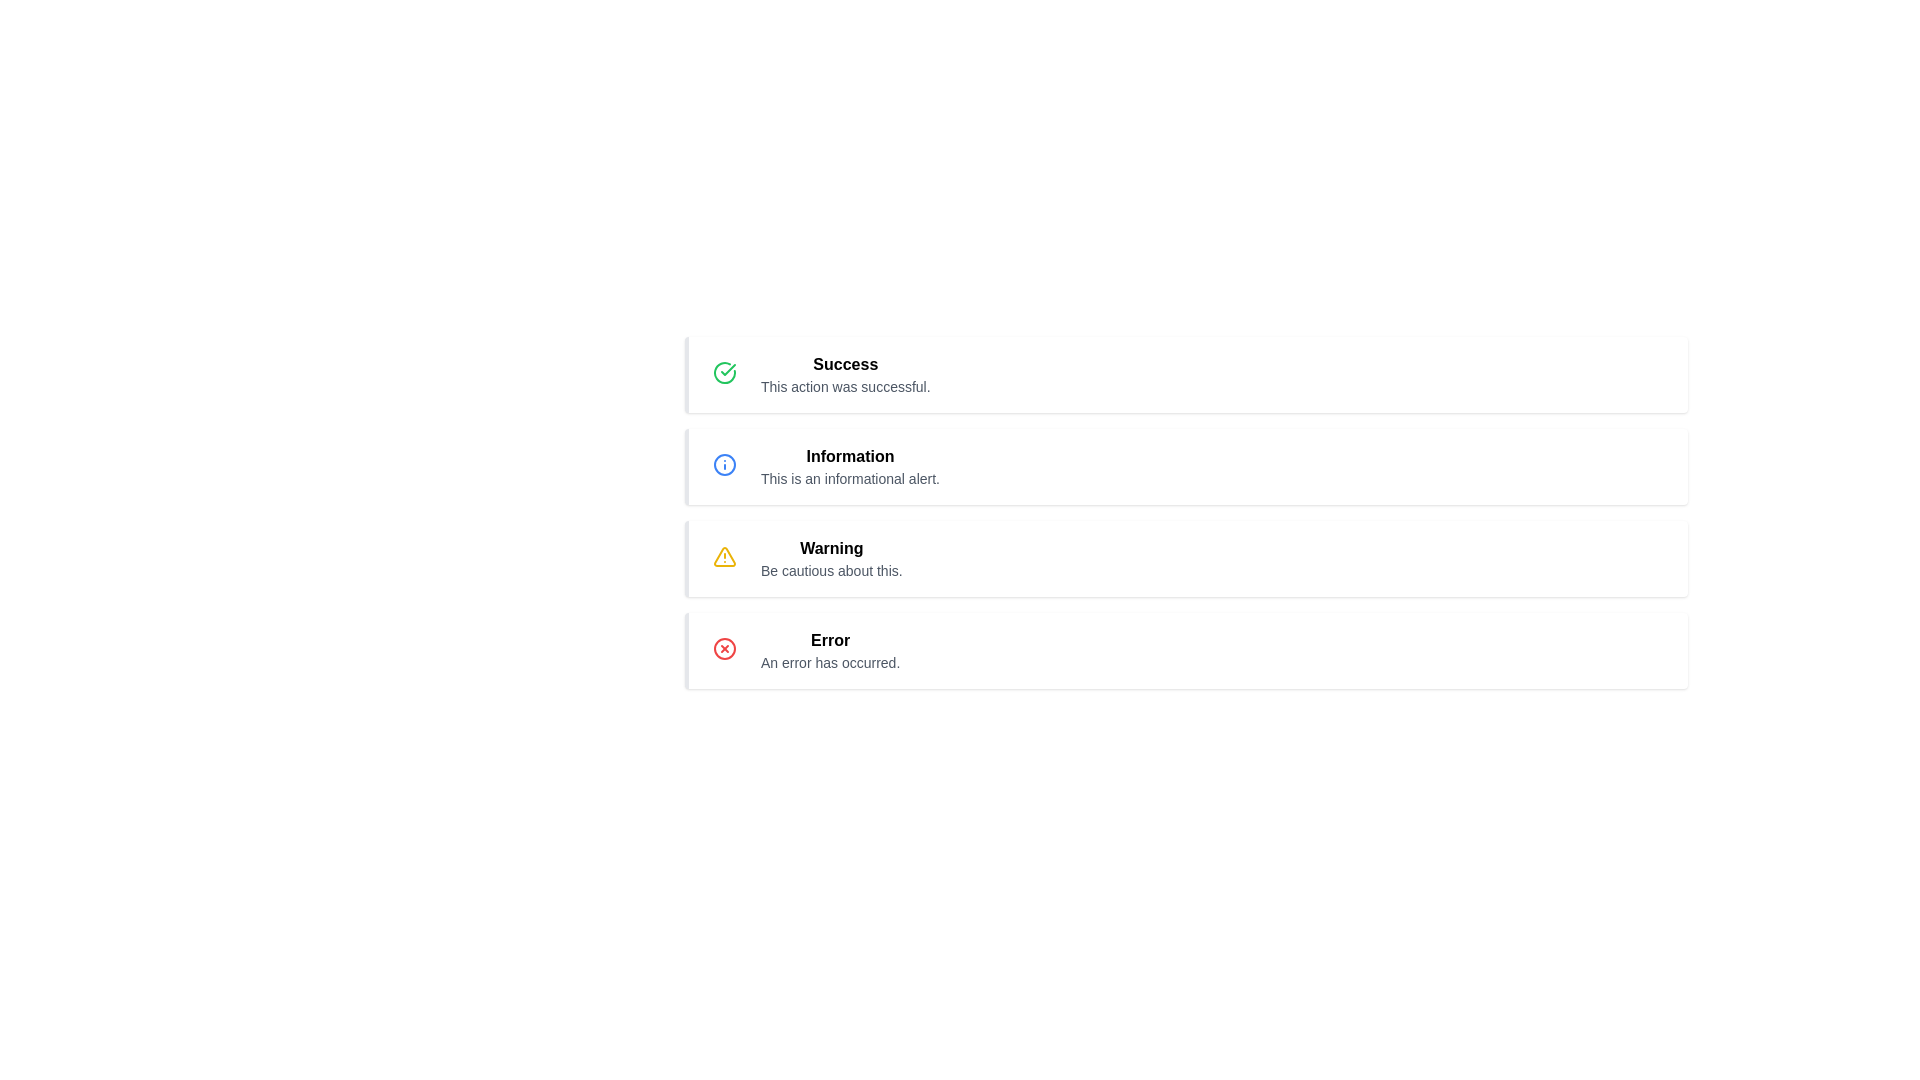 This screenshot has height=1080, width=1920. Describe the element at coordinates (723, 465) in the screenshot. I see `the blue information icon with a white interior and 'i' symbol, located in the second row of the alert list` at that location.